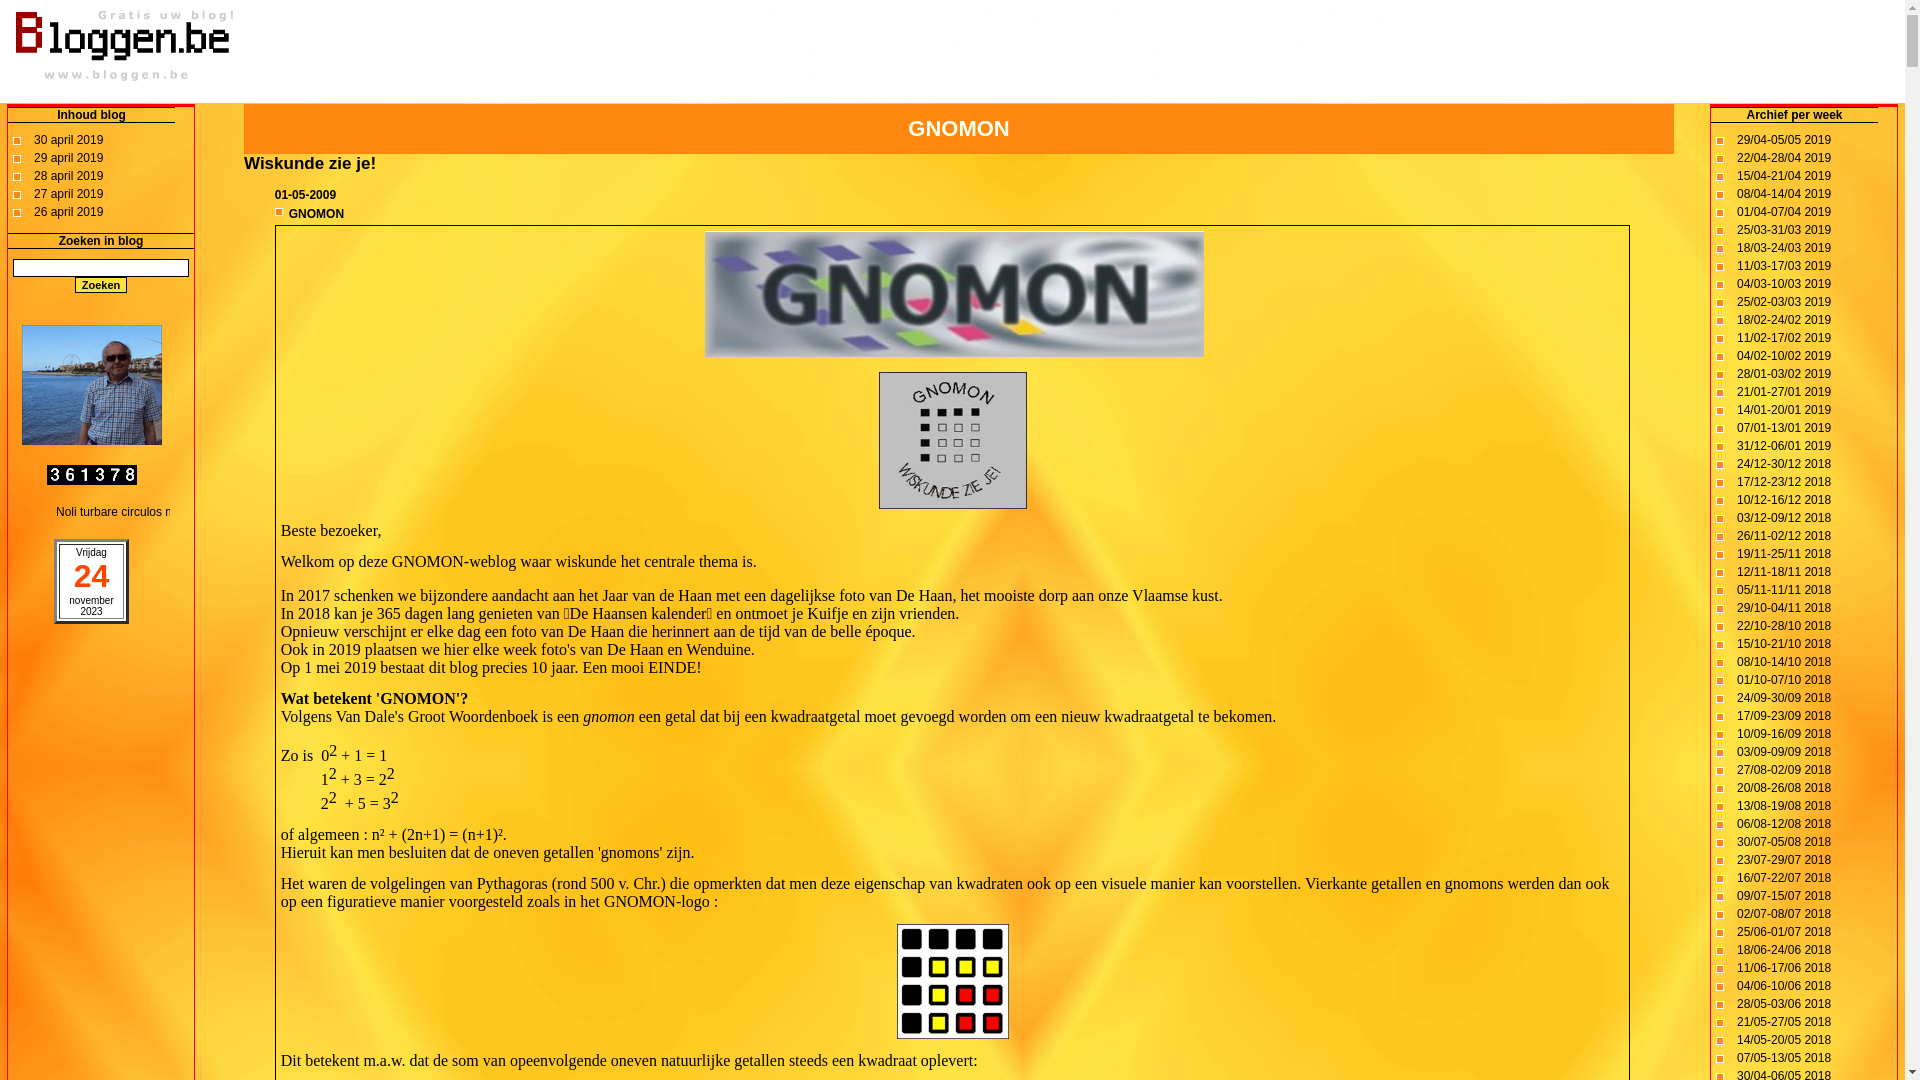 The width and height of the screenshot is (1920, 1080). What do you see at coordinates (1784, 175) in the screenshot?
I see `'15/04-21/04 2019'` at bounding box center [1784, 175].